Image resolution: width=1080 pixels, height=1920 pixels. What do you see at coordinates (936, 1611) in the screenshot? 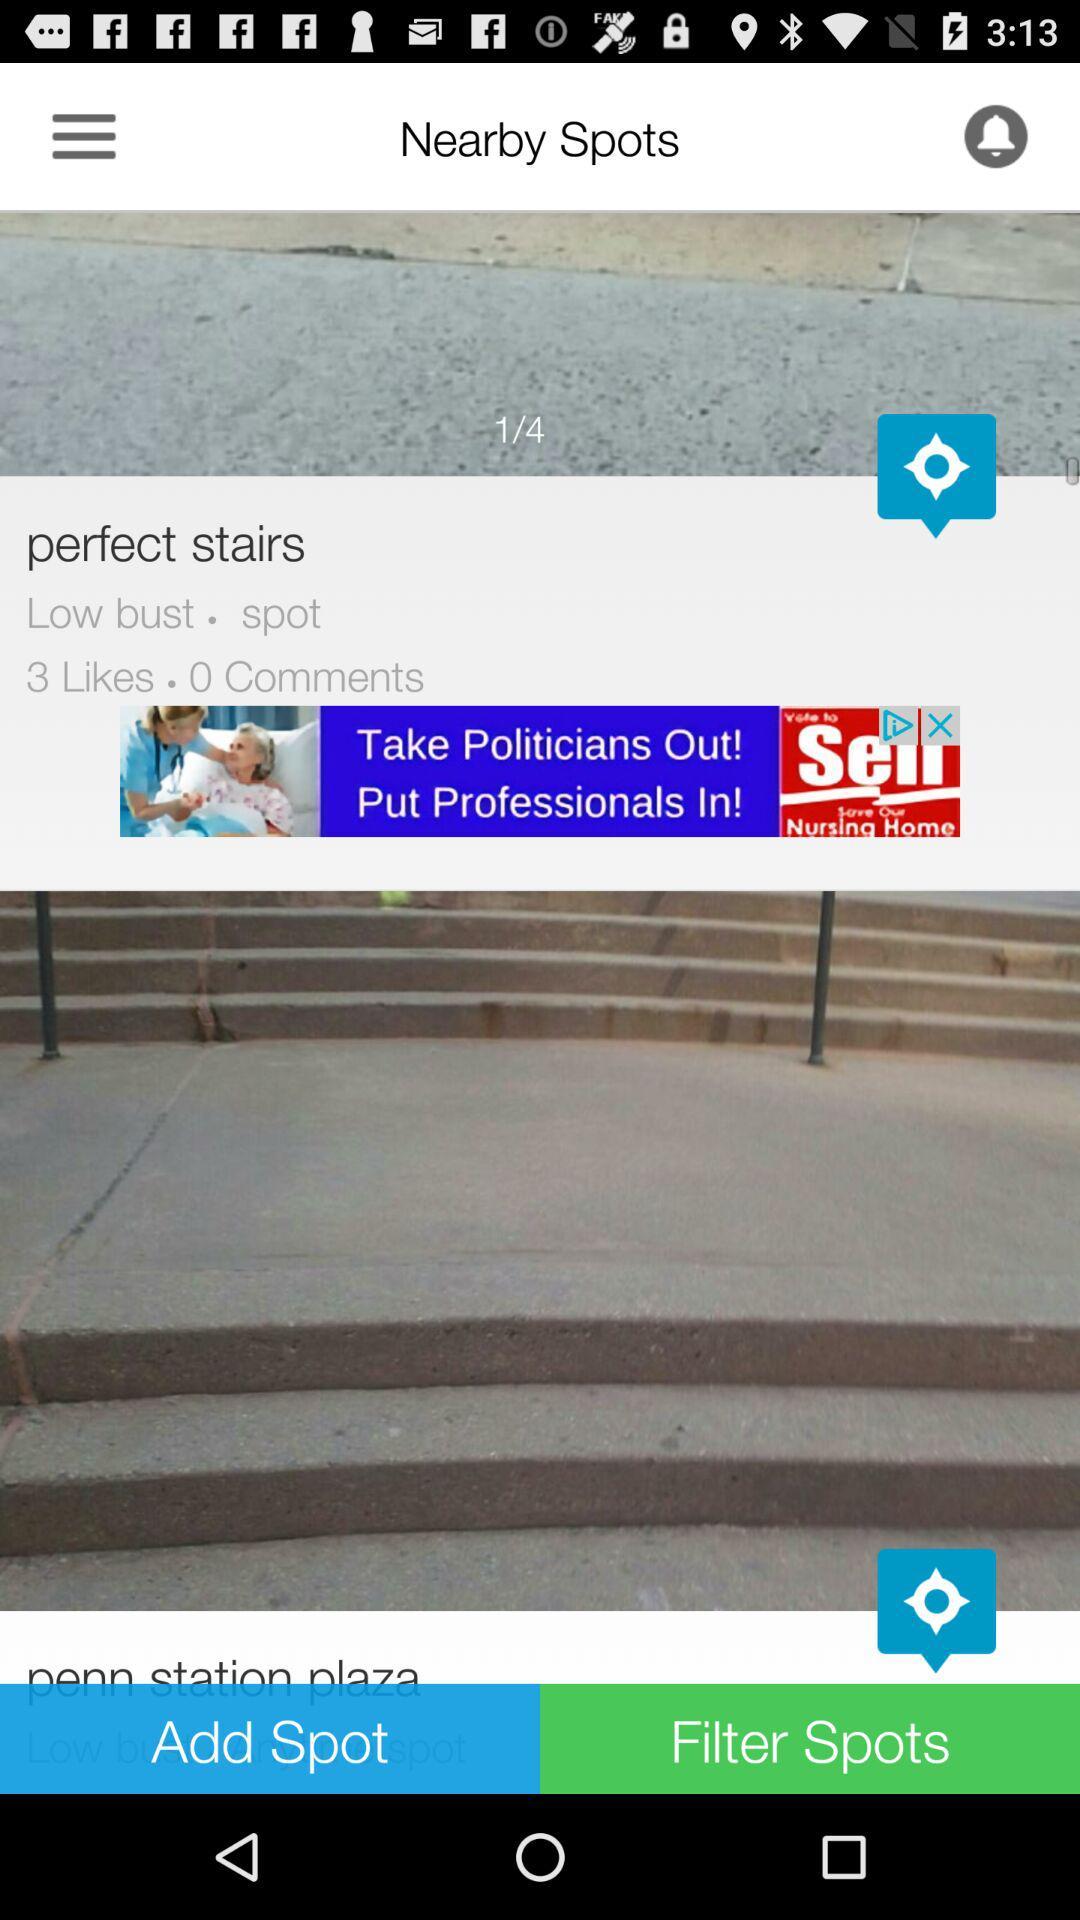
I see `this would tag the address using gps` at bounding box center [936, 1611].